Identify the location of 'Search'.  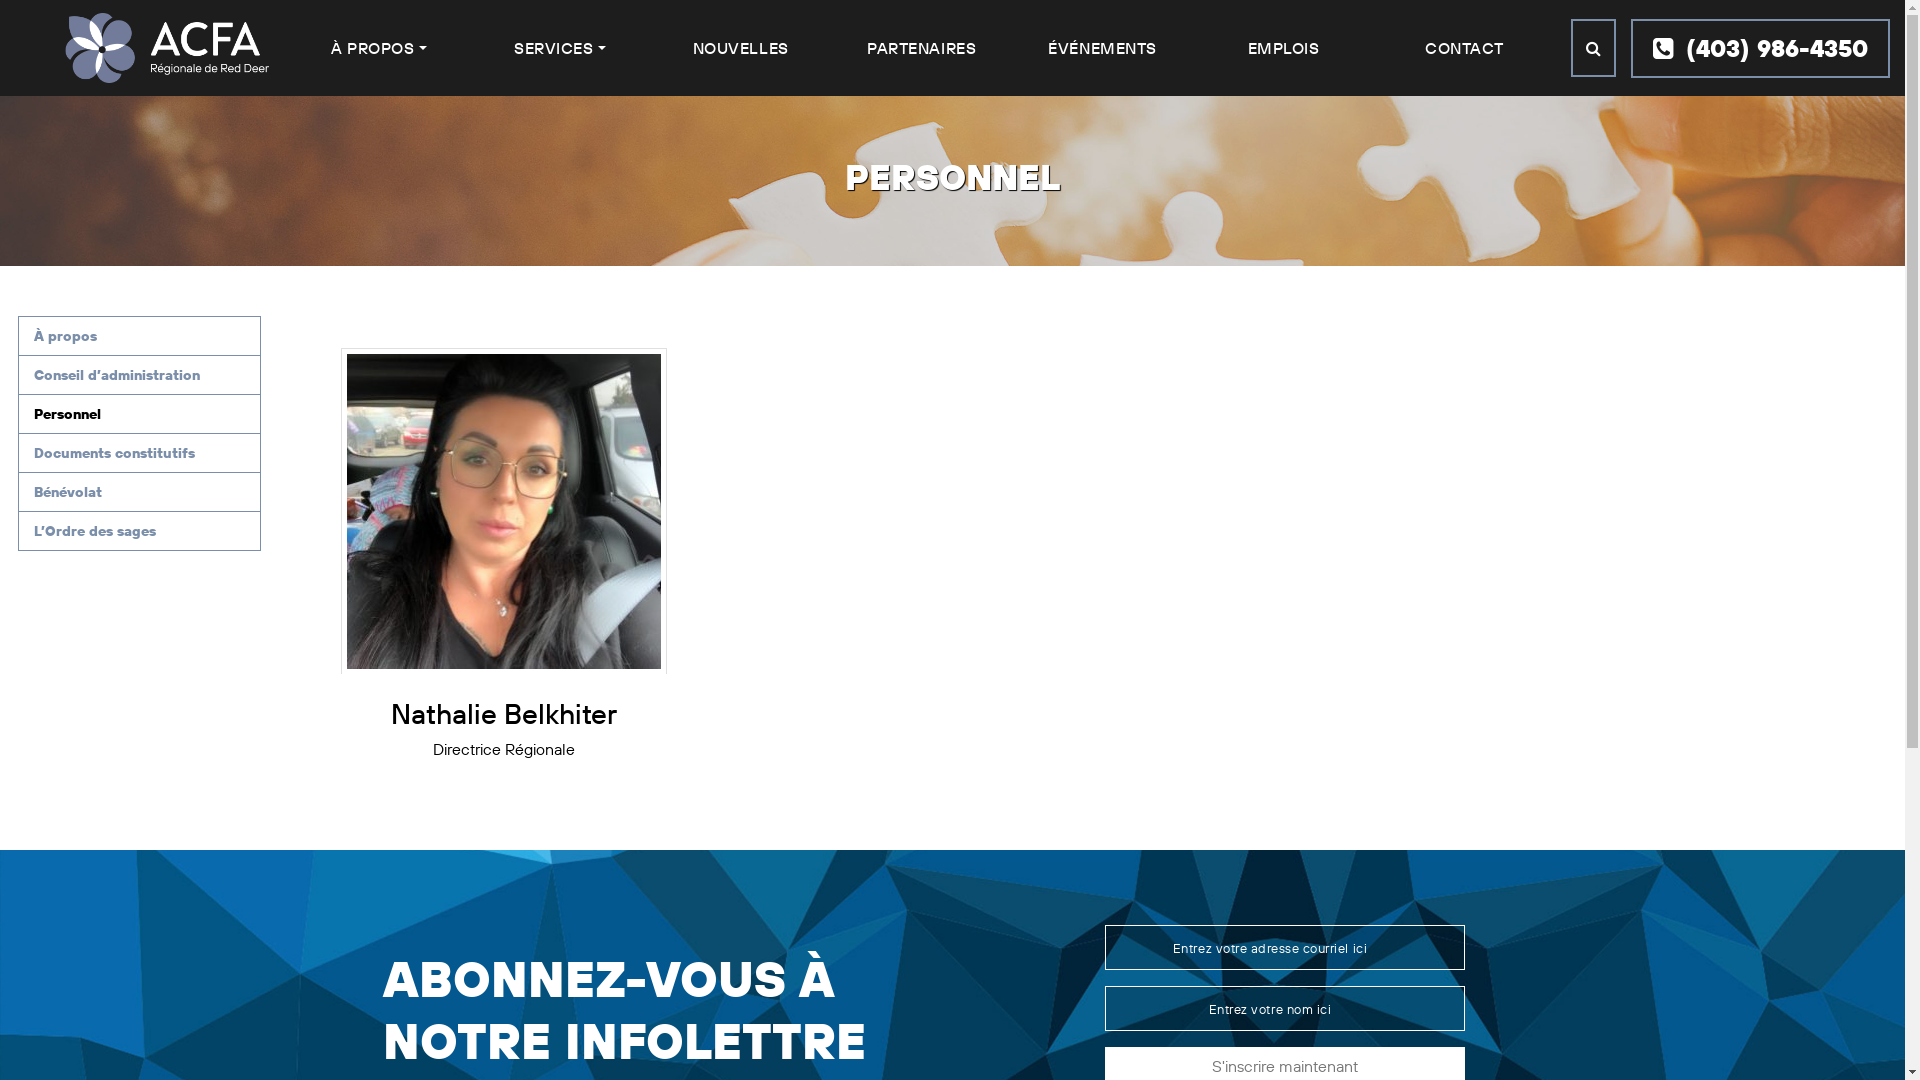
(1592, 46).